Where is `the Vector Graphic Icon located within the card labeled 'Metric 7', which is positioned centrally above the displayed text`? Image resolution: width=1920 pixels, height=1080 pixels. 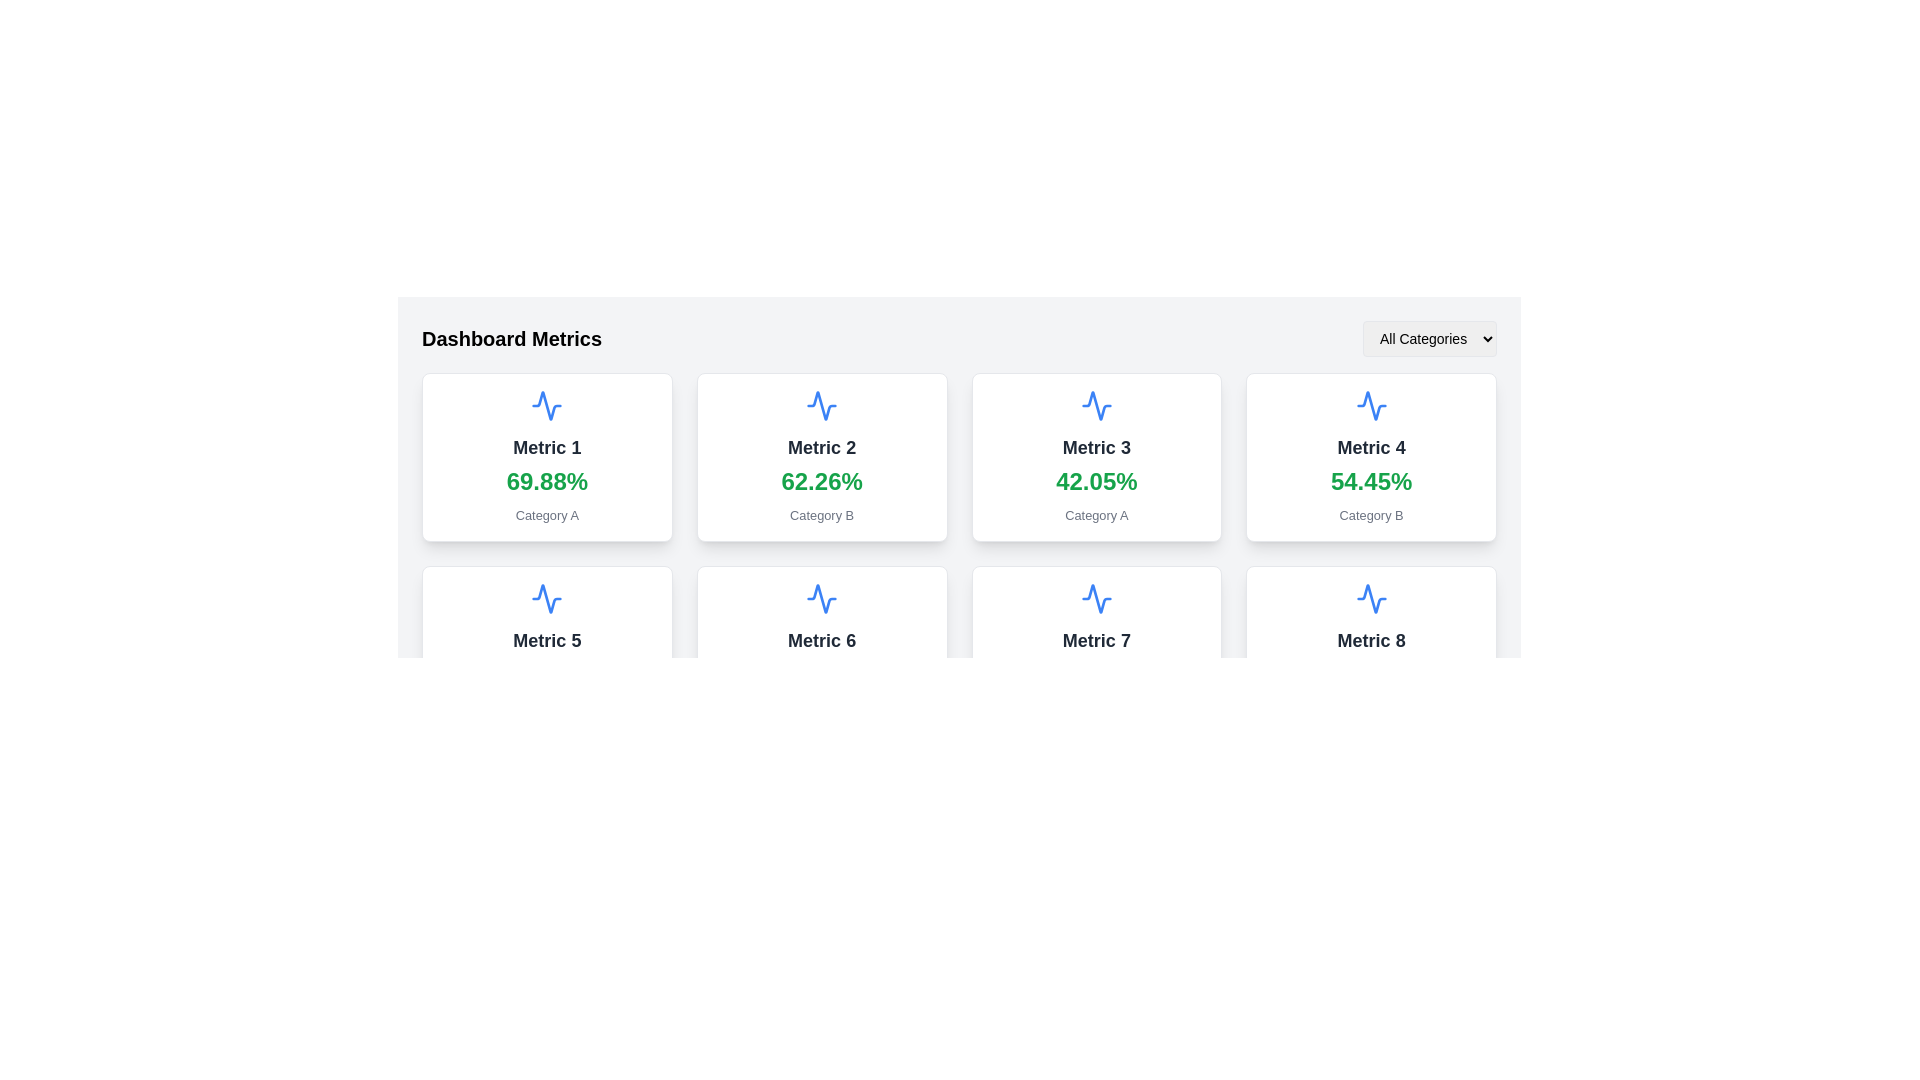 the Vector Graphic Icon located within the card labeled 'Metric 7', which is positioned centrally above the displayed text is located at coordinates (1095, 598).